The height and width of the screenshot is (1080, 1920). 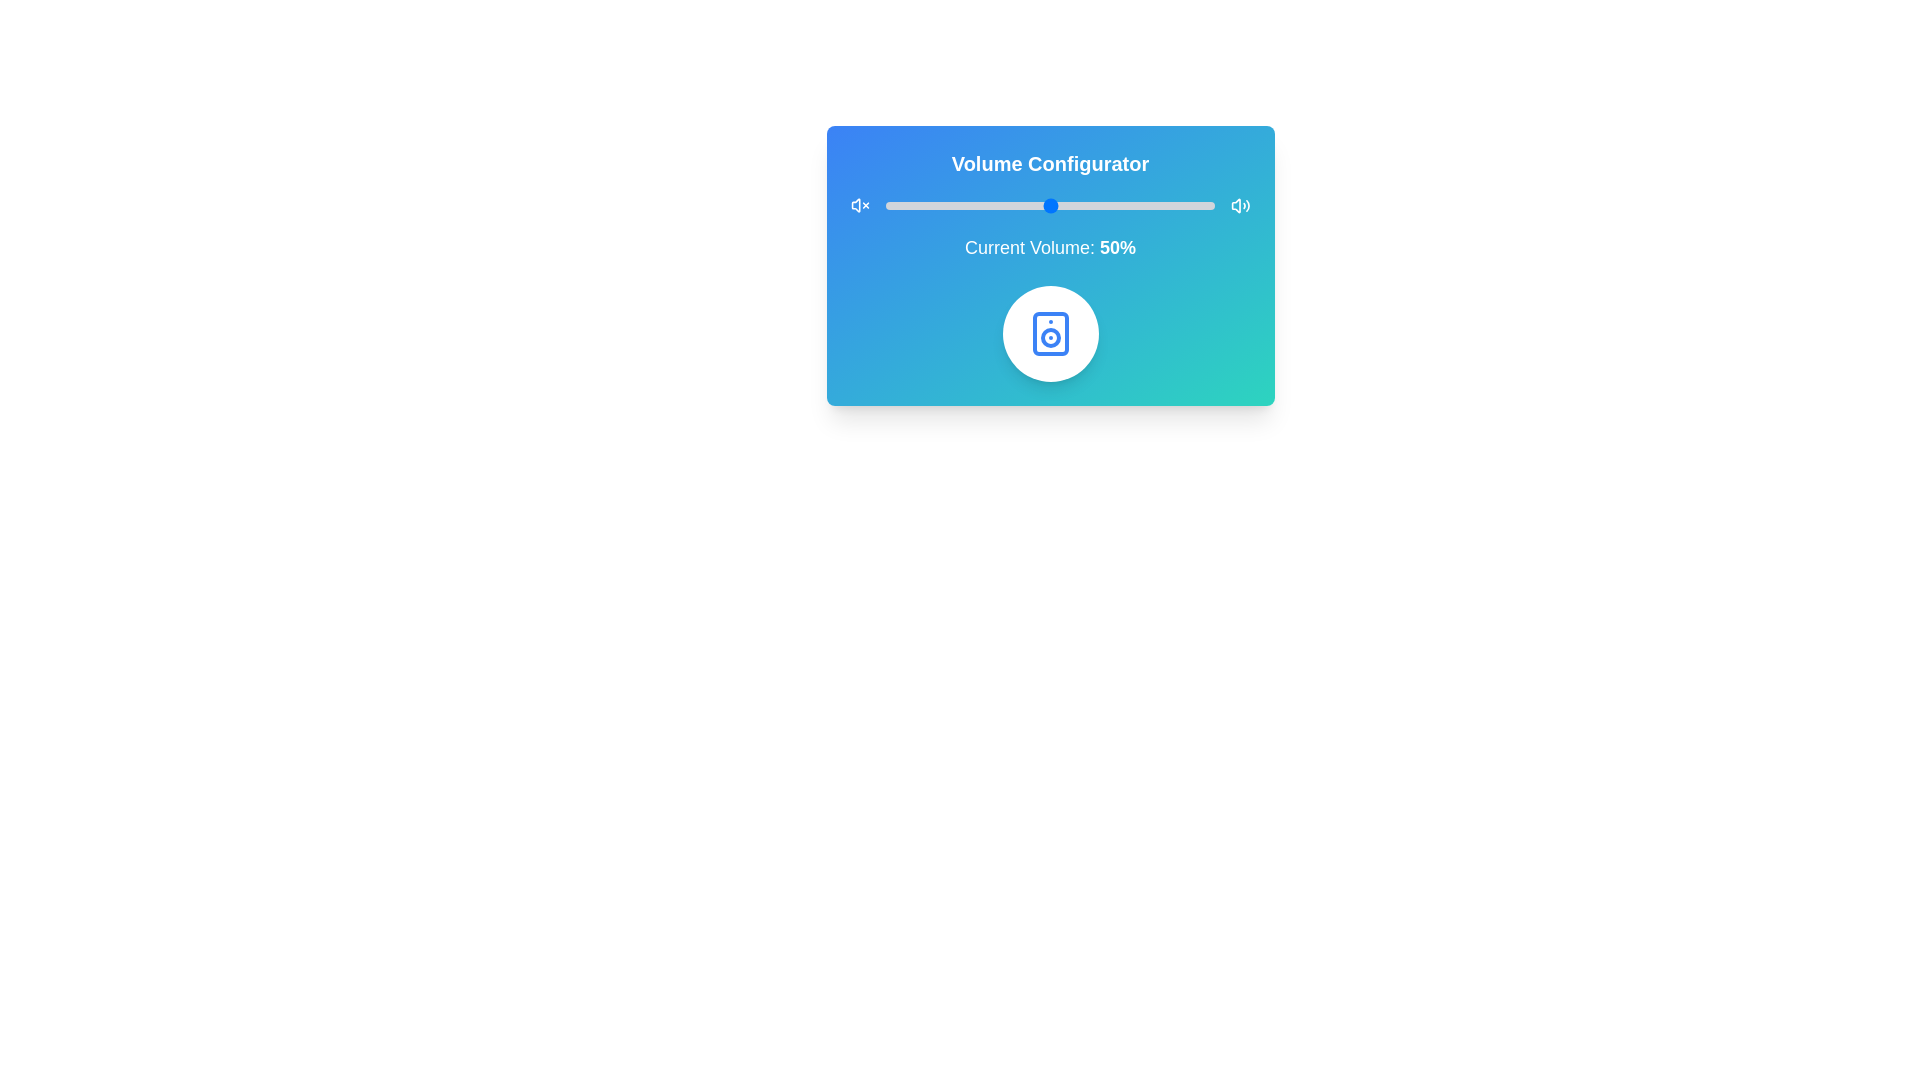 What do you see at coordinates (898, 205) in the screenshot?
I see `the volume slider to set the volume to 4%` at bounding box center [898, 205].